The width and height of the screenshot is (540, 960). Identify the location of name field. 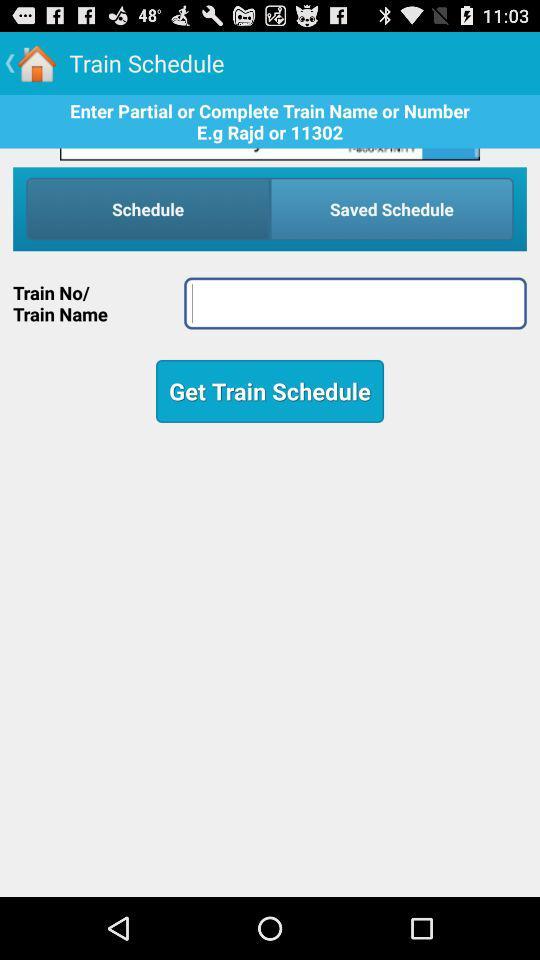
(354, 303).